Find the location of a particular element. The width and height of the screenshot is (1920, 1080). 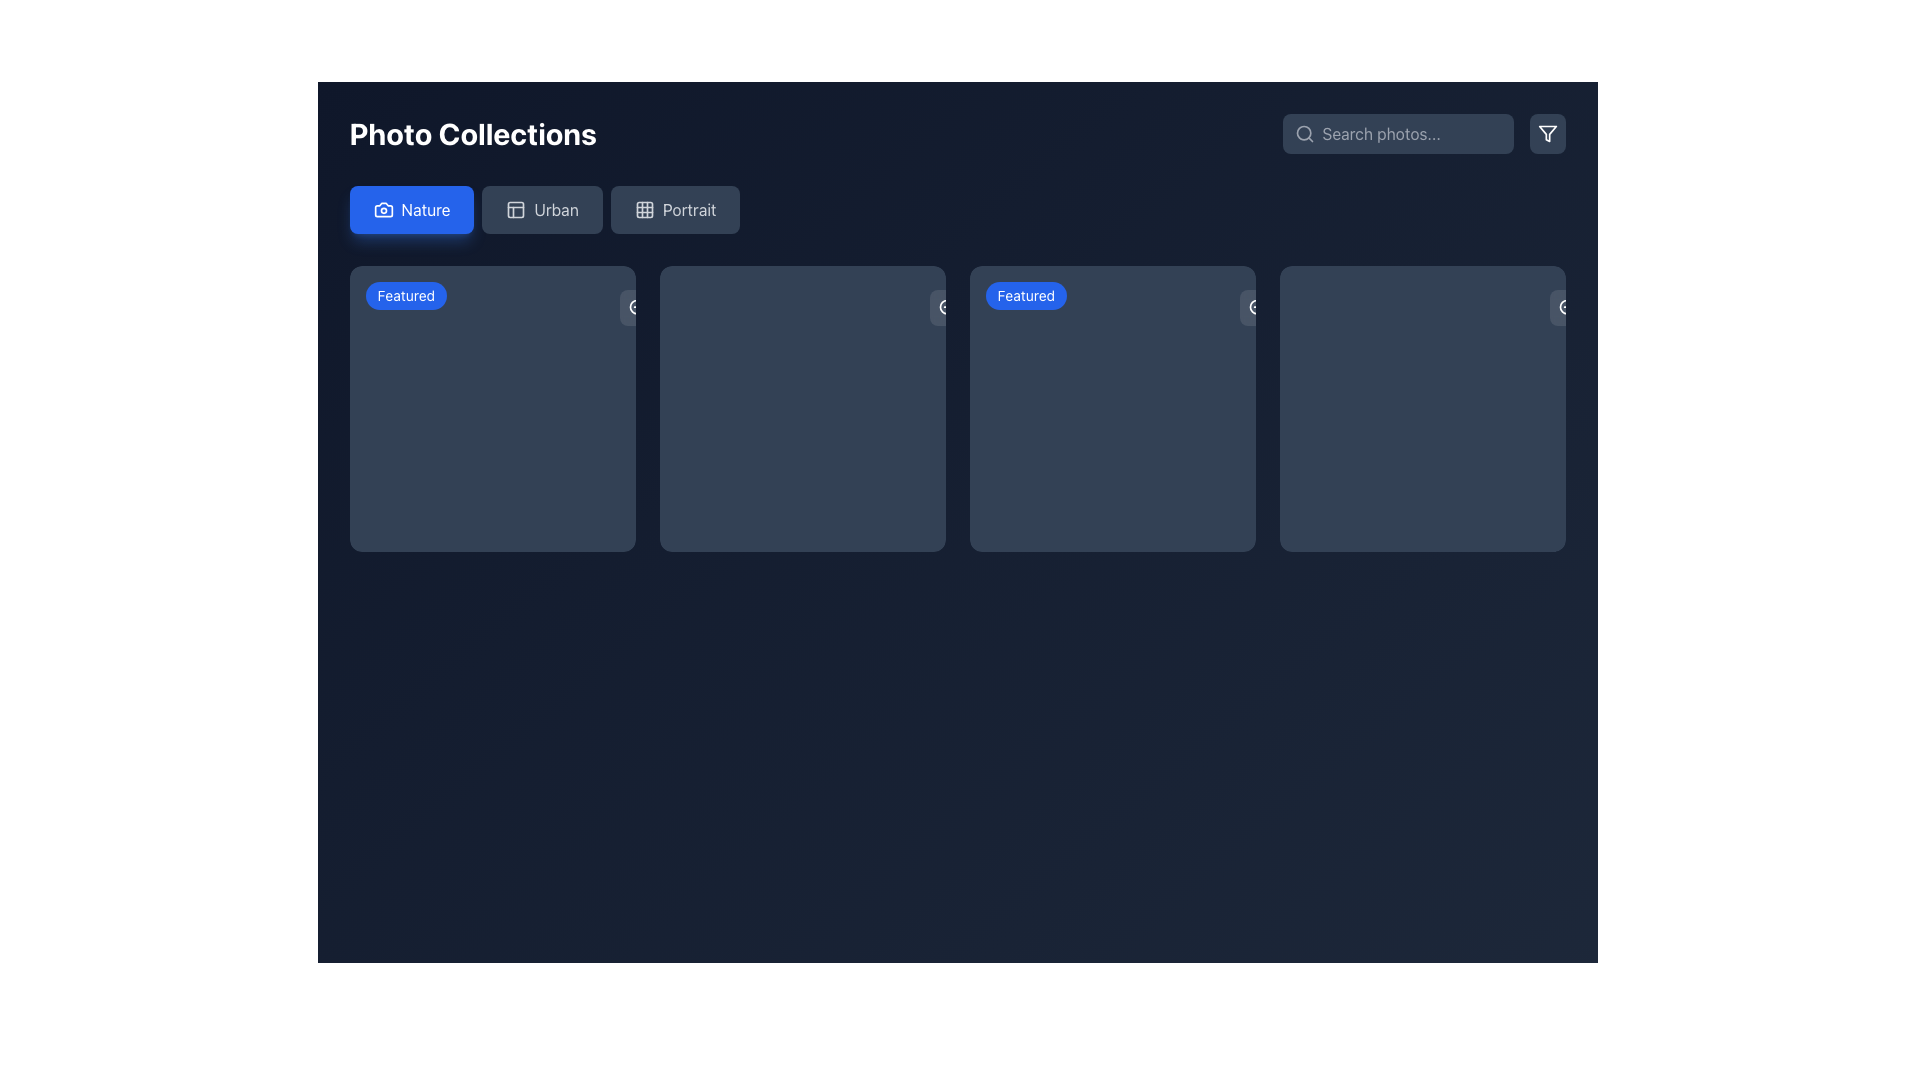

the blue rectangular badge labeled 'Featured' in the top-right corner of the second photo card from the left is located at coordinates (1001, 304).